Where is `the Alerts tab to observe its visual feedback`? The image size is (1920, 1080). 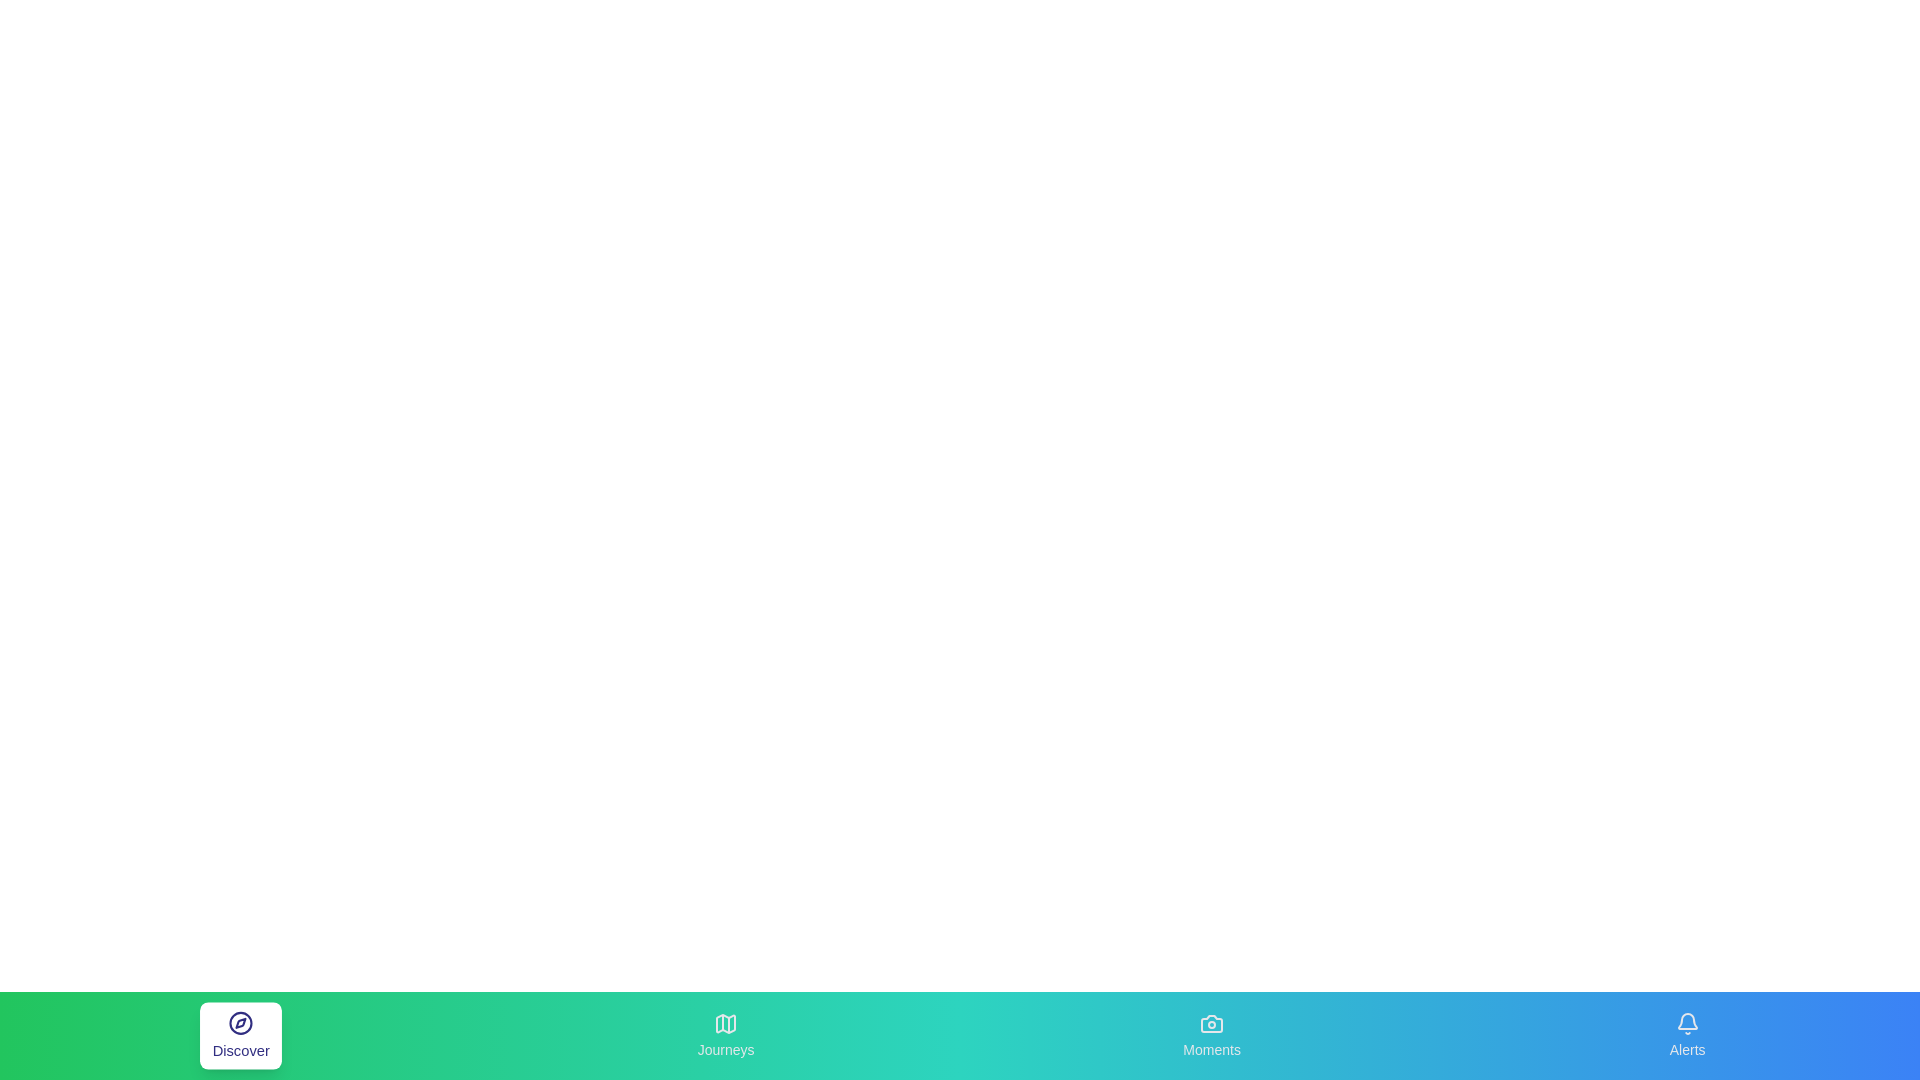 the Alerts tab to observe its visual feedback is located at coordinates (1687, 1035).